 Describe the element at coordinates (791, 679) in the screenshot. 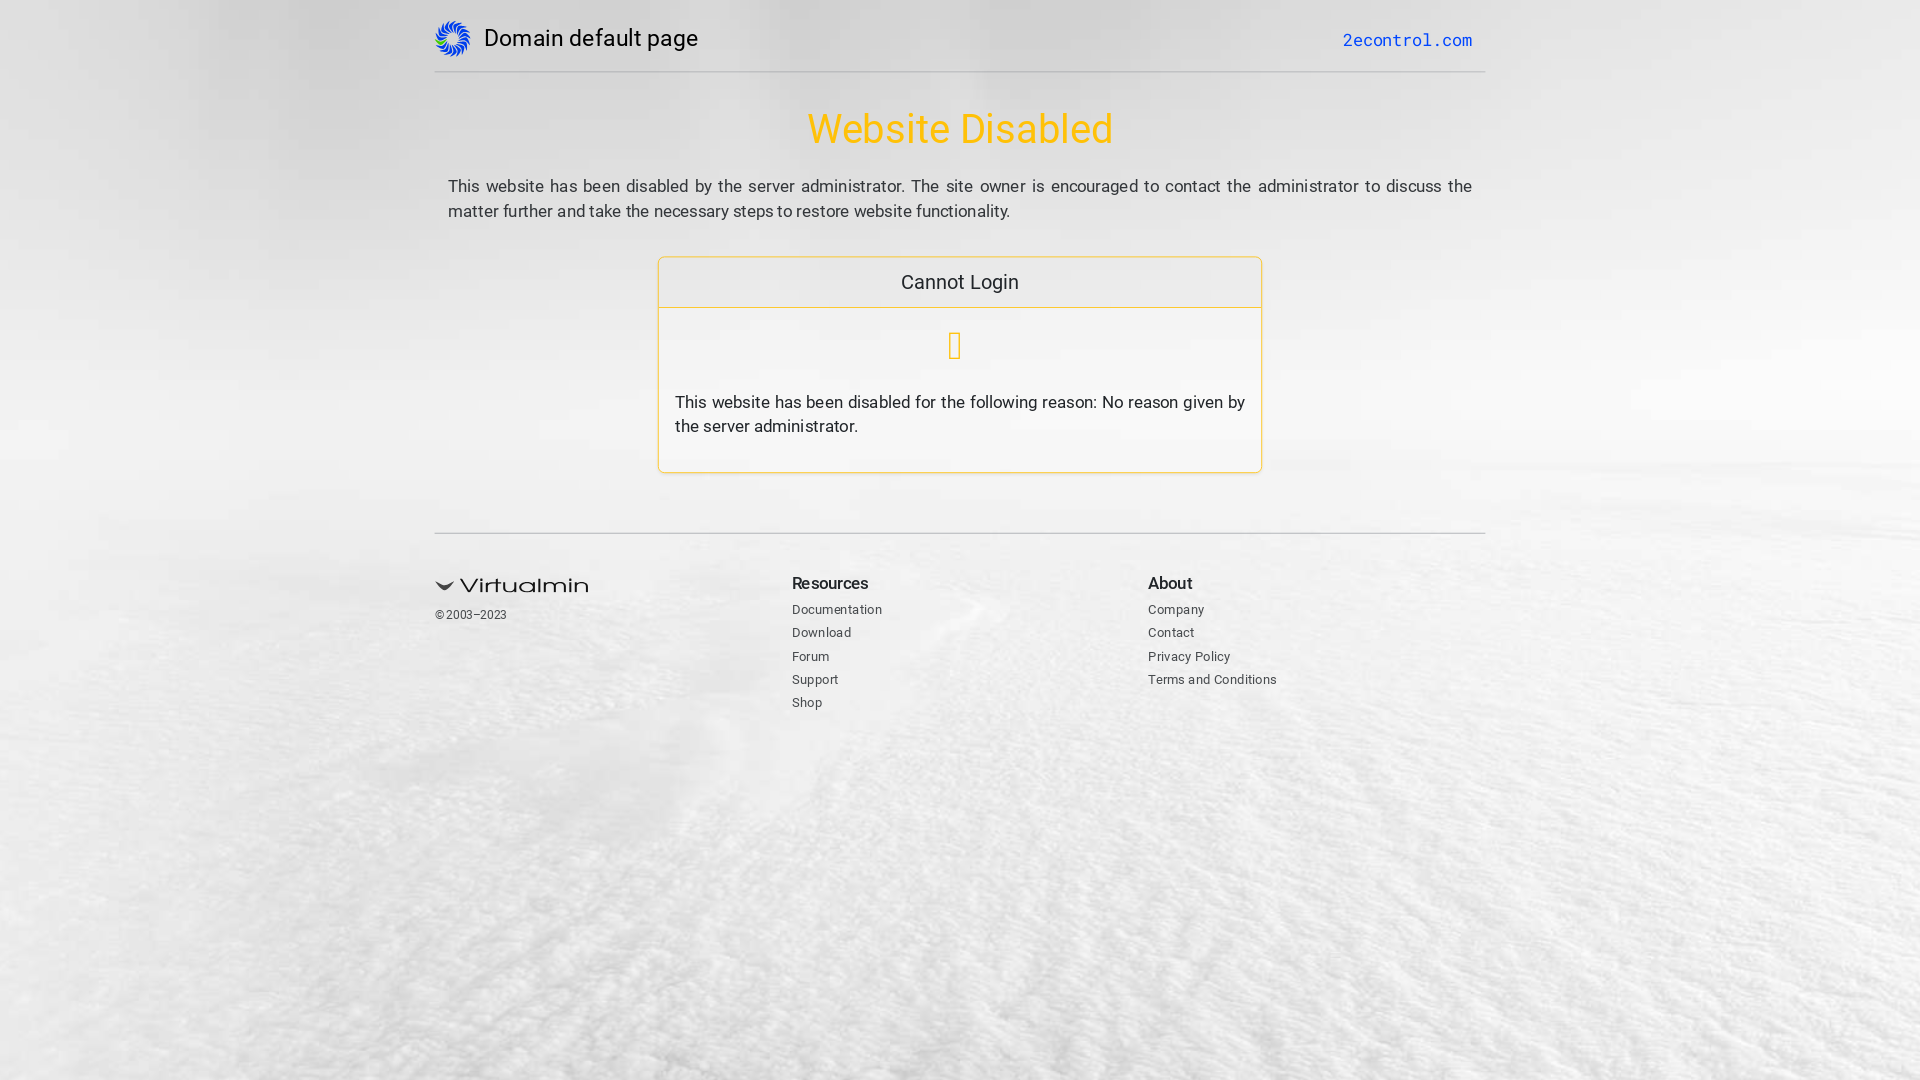

I see `'Support'` at that location.